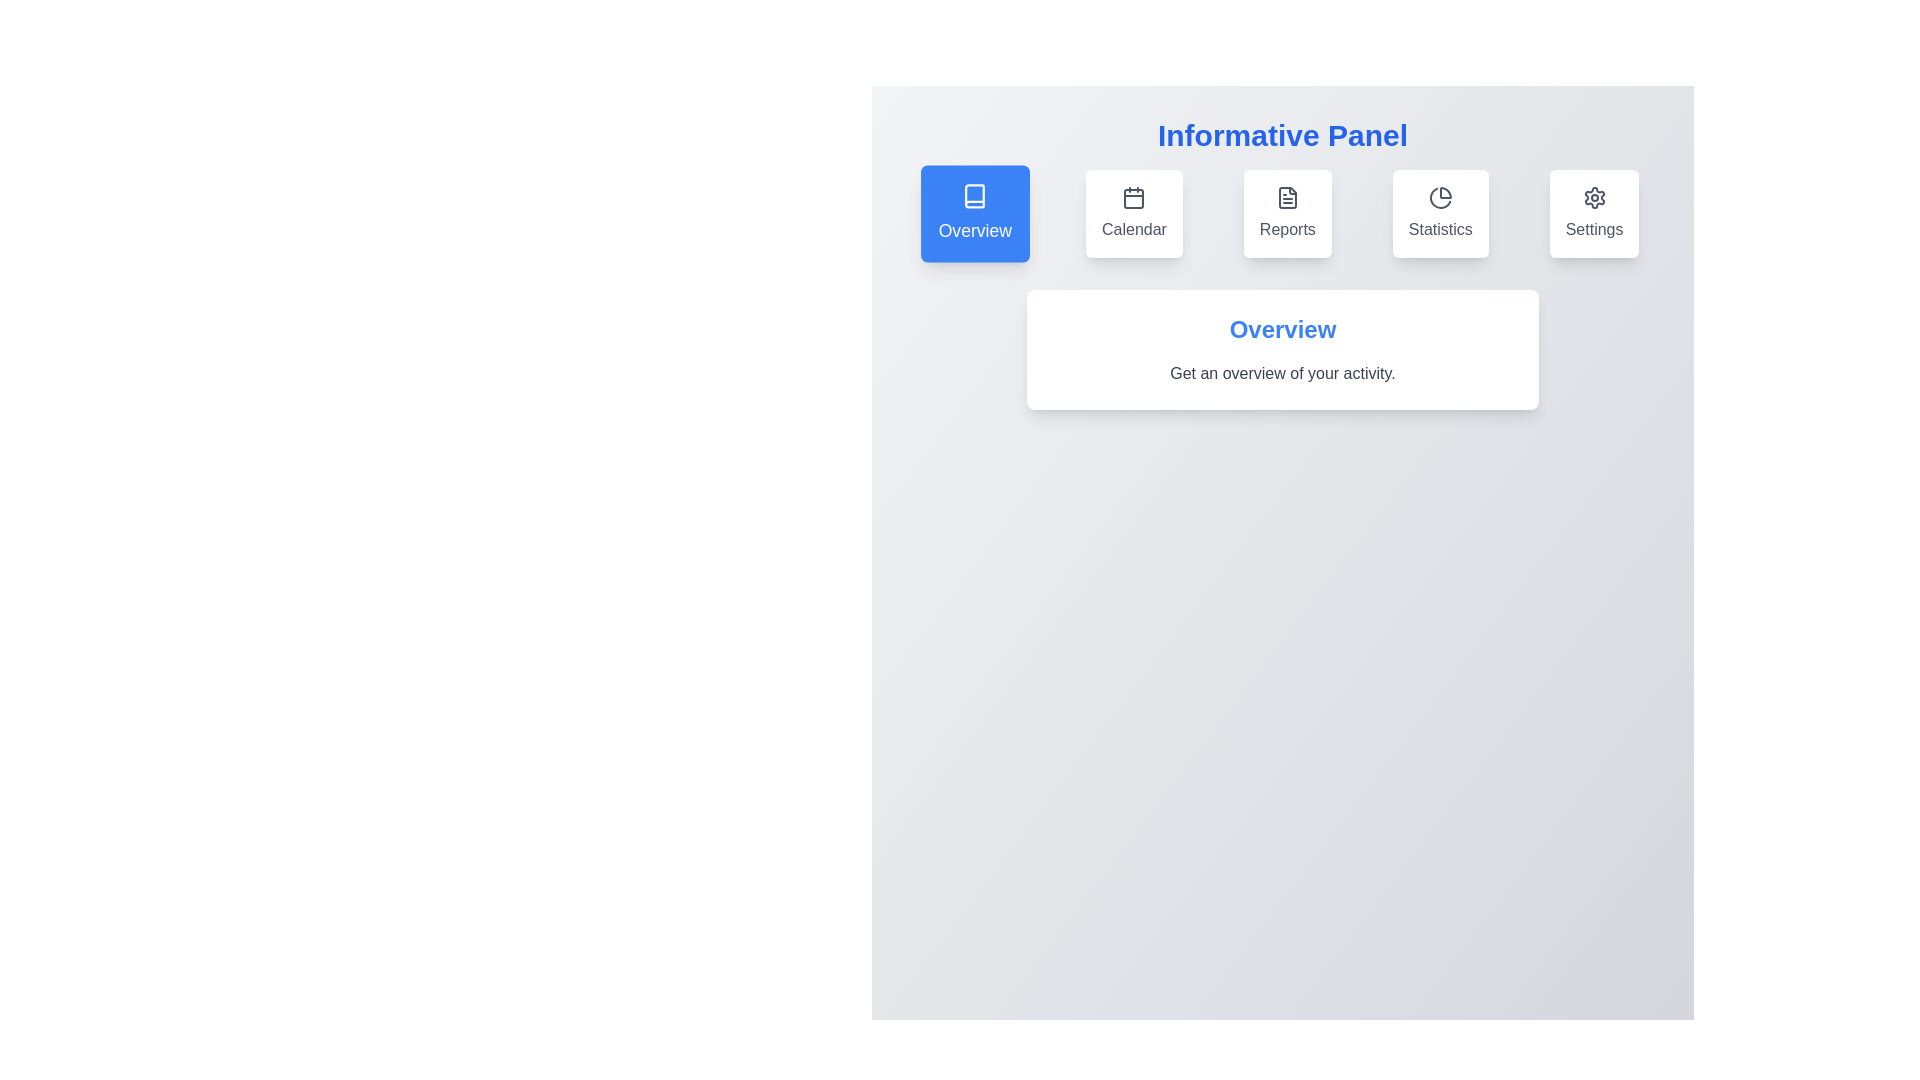 Image resolution: width=1920 pixels, height=1080 pixels. I want to click on the 'Statistics' icon graphic located in the fourth button of the top navigation menu, positioned above the 'Statistics' text label, so click(1440, 197).